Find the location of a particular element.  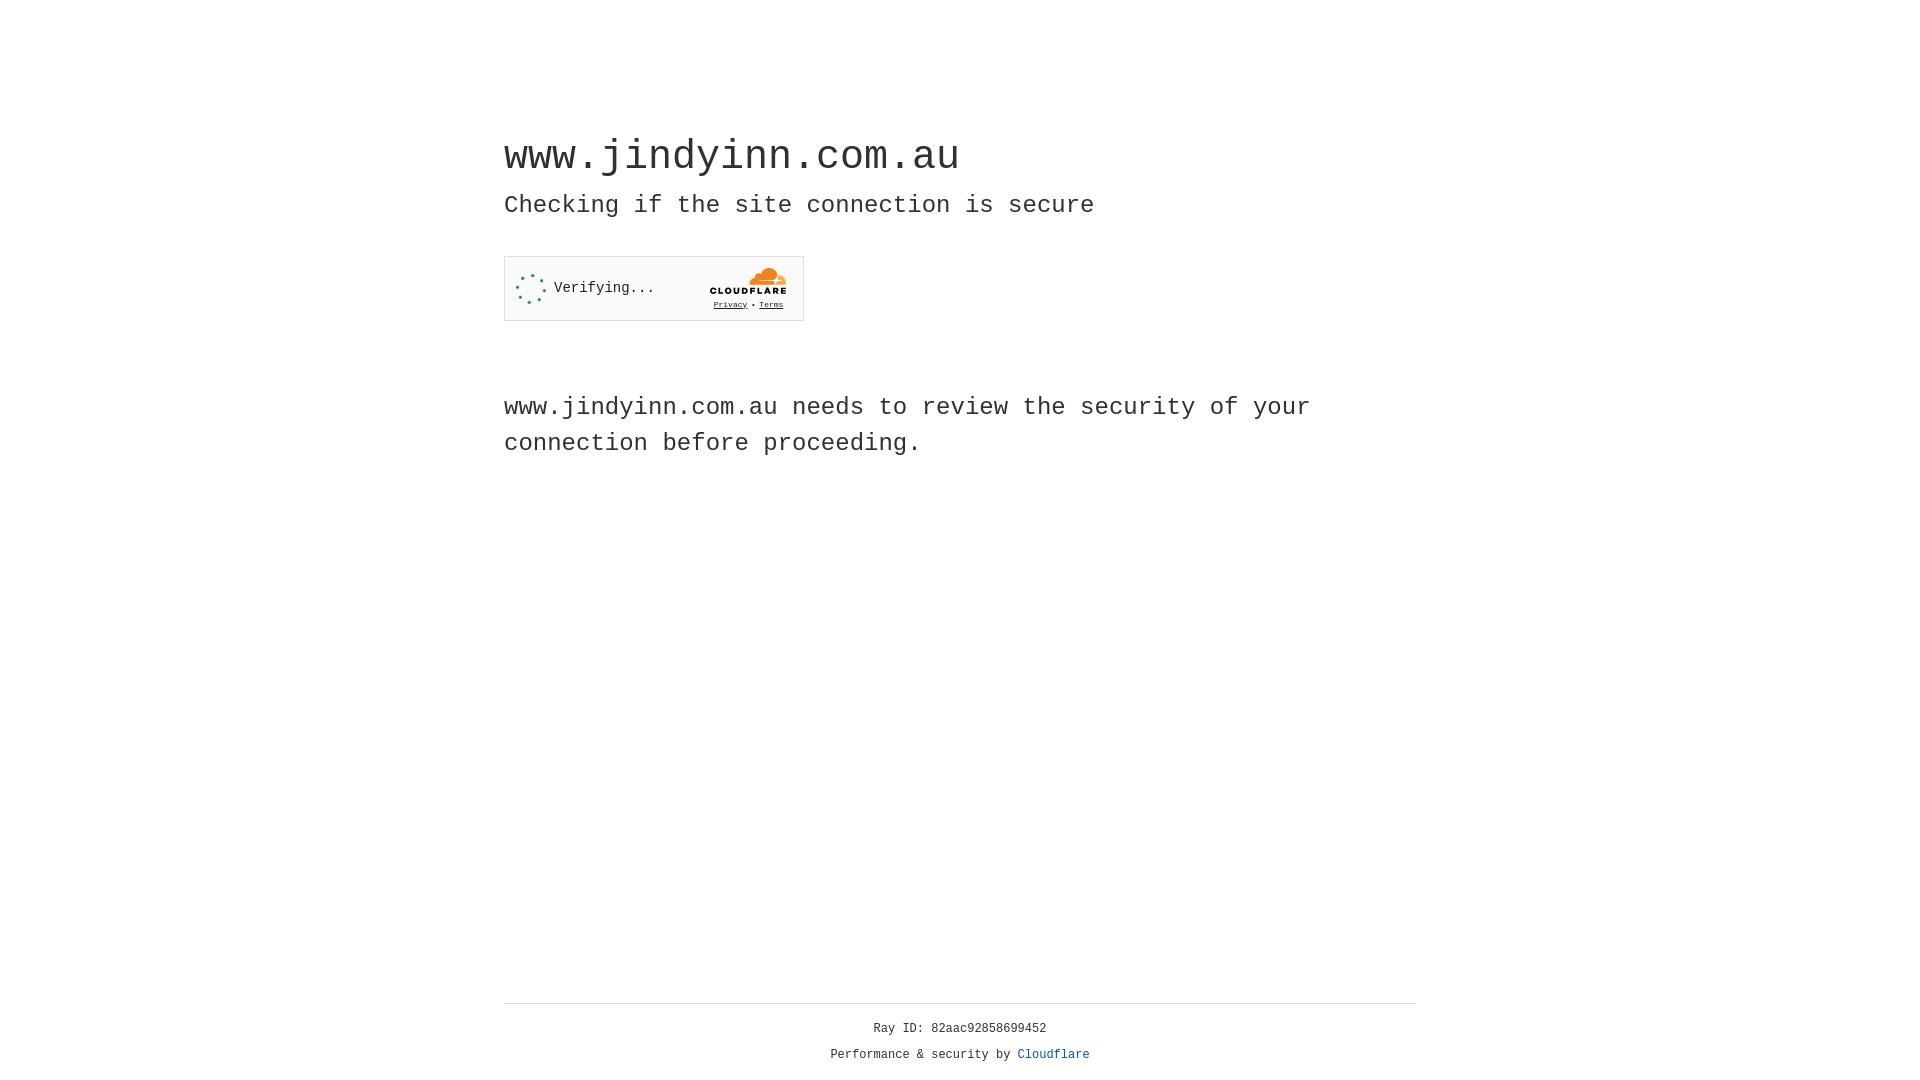

'Cloudflare' is located at coordinates (1053, 1054).